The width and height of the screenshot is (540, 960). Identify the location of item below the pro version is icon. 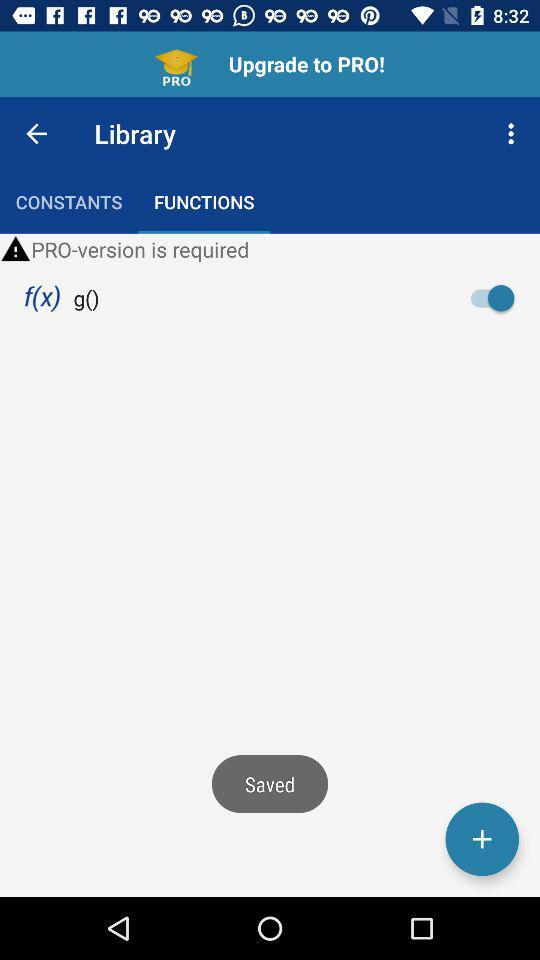
(85, 297).